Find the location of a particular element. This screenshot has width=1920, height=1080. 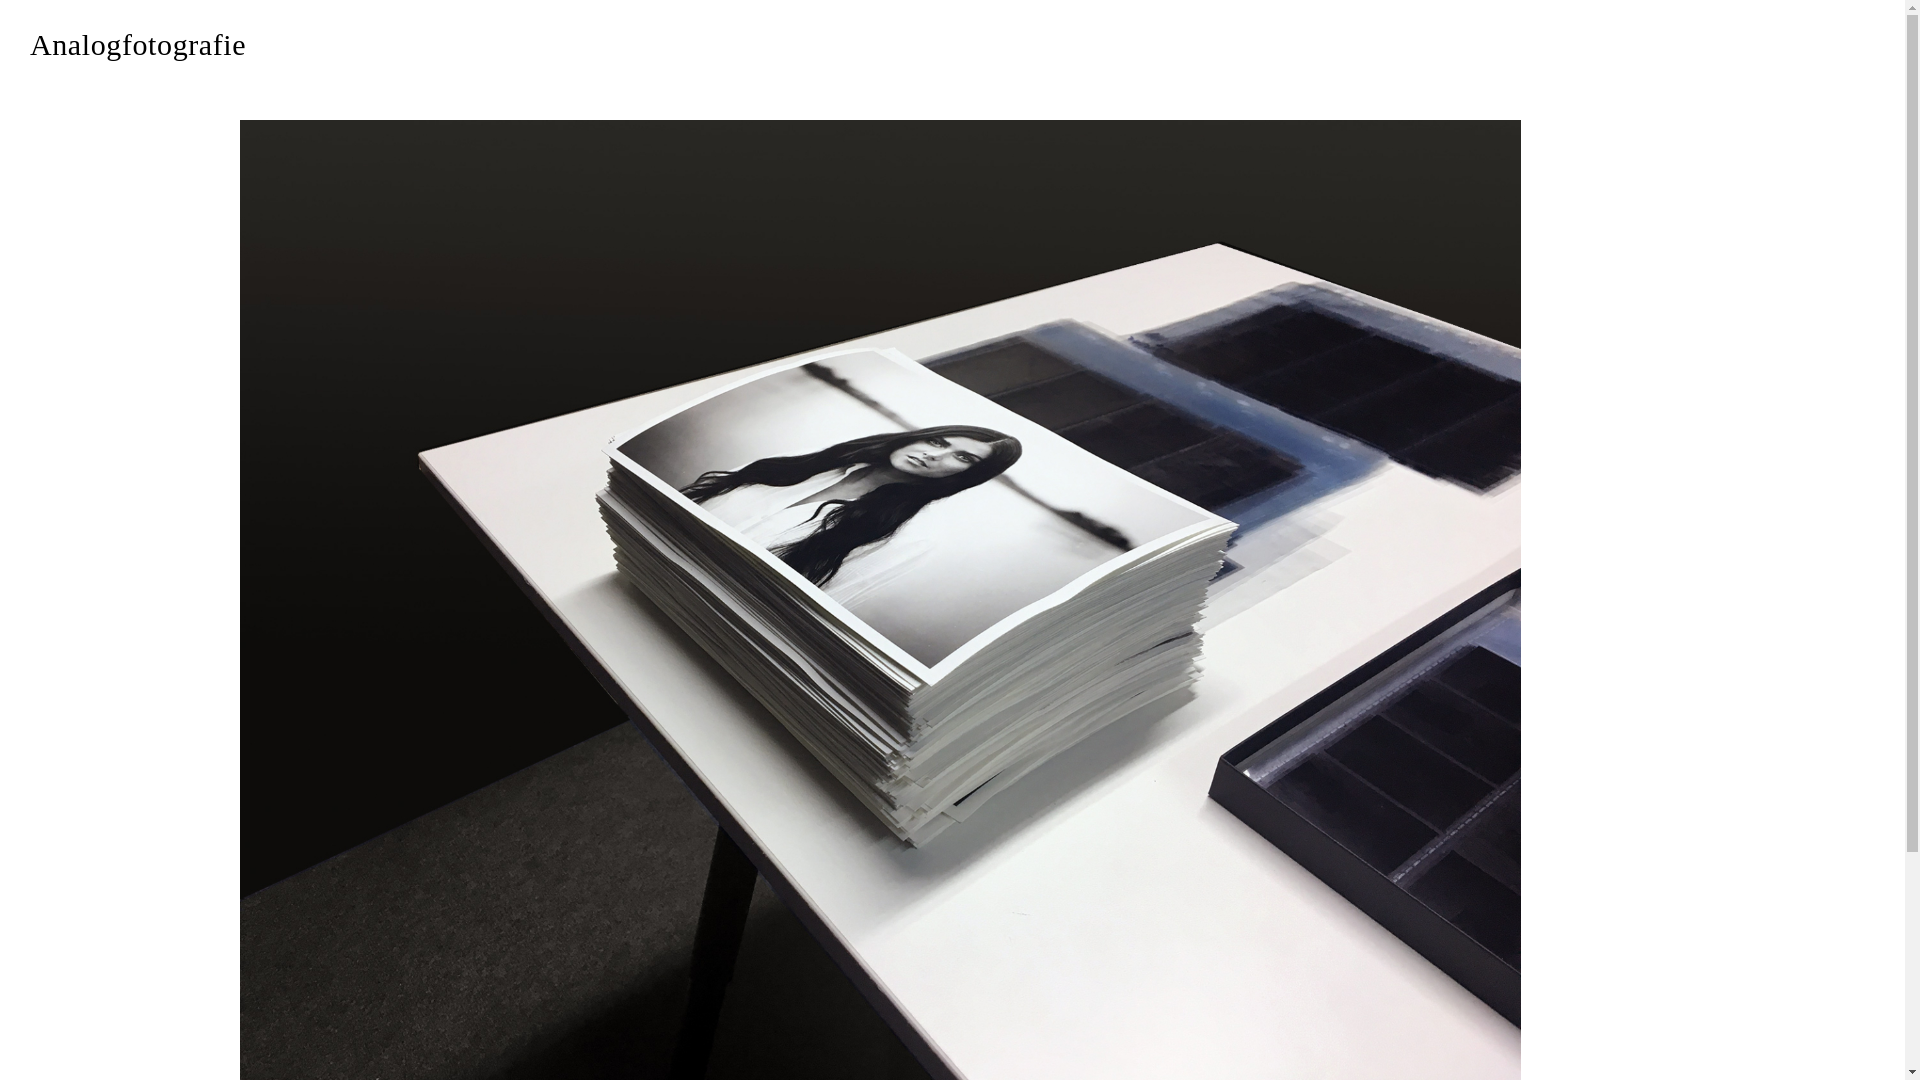

'Analogfotografie' is located at coordinates (137, 45).